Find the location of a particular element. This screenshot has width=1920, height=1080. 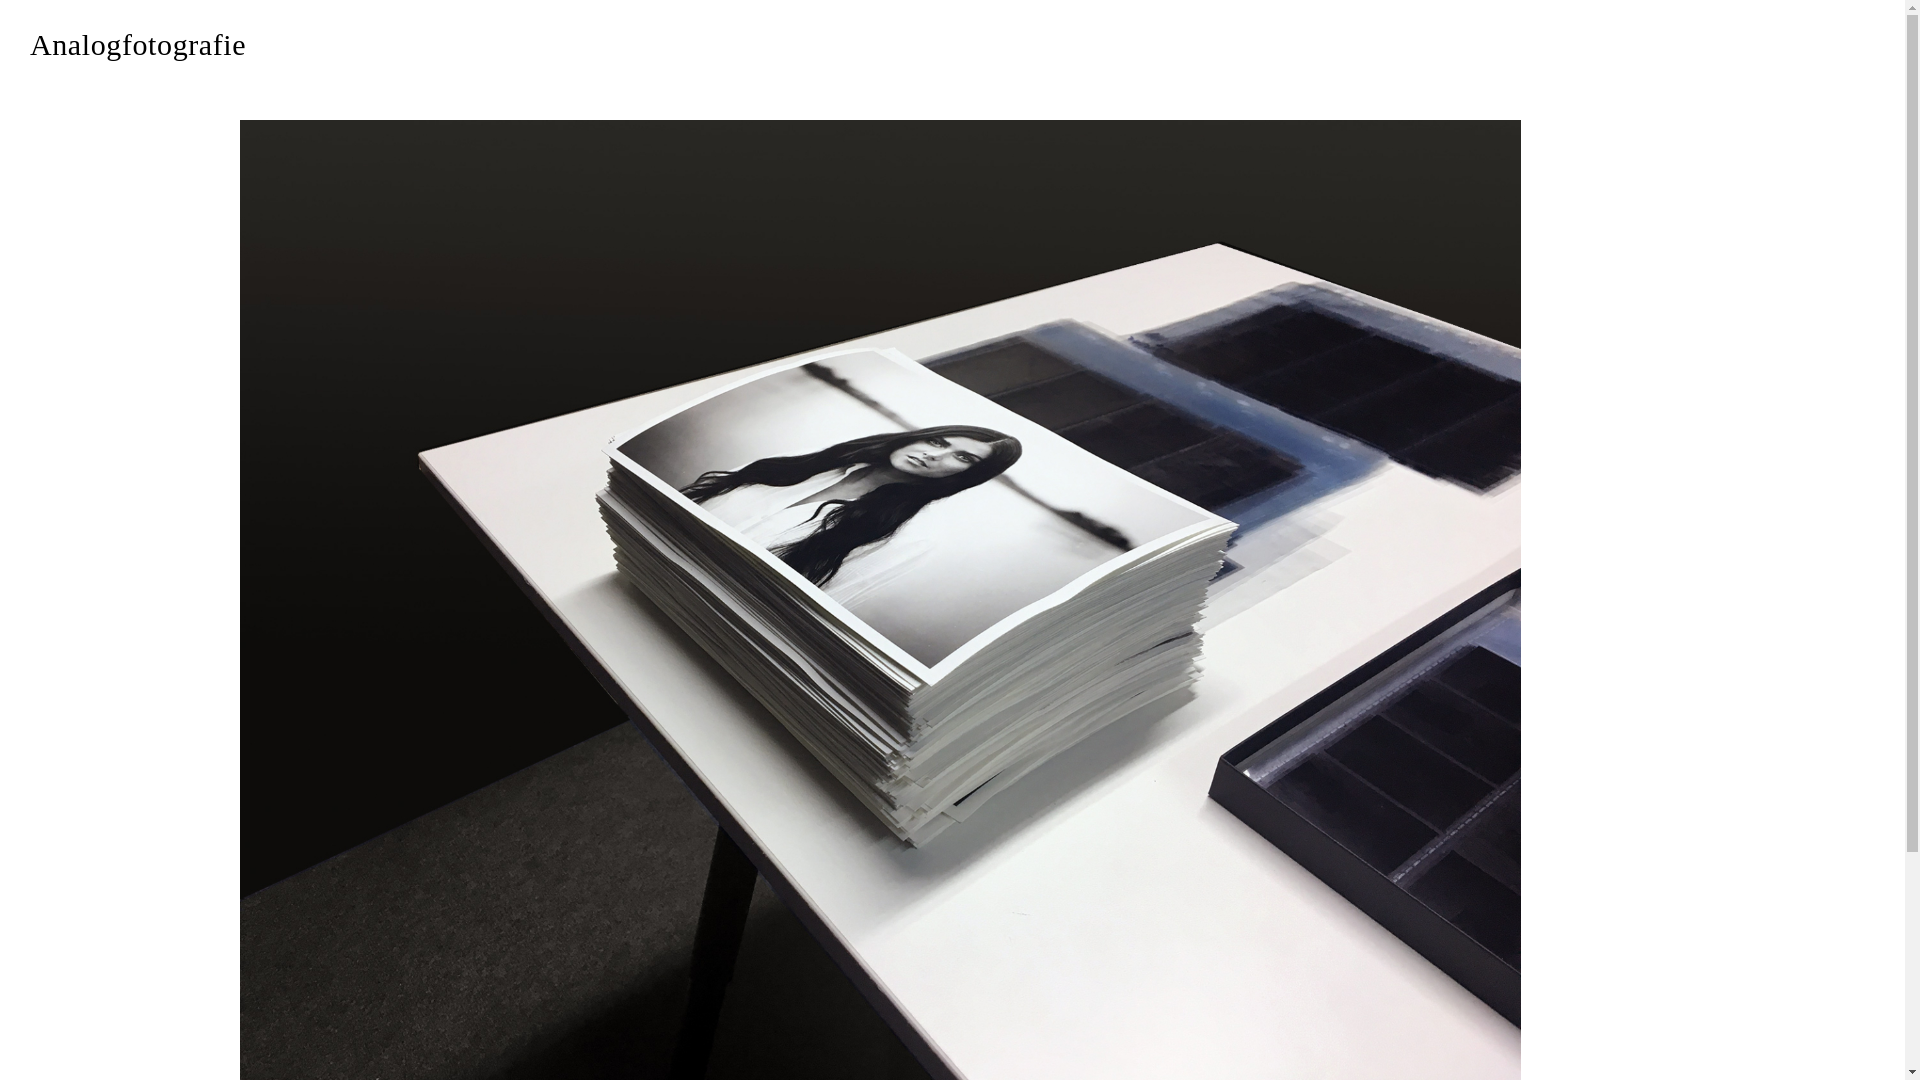

'Analogfotografie' is located at coordinates (137, 45).